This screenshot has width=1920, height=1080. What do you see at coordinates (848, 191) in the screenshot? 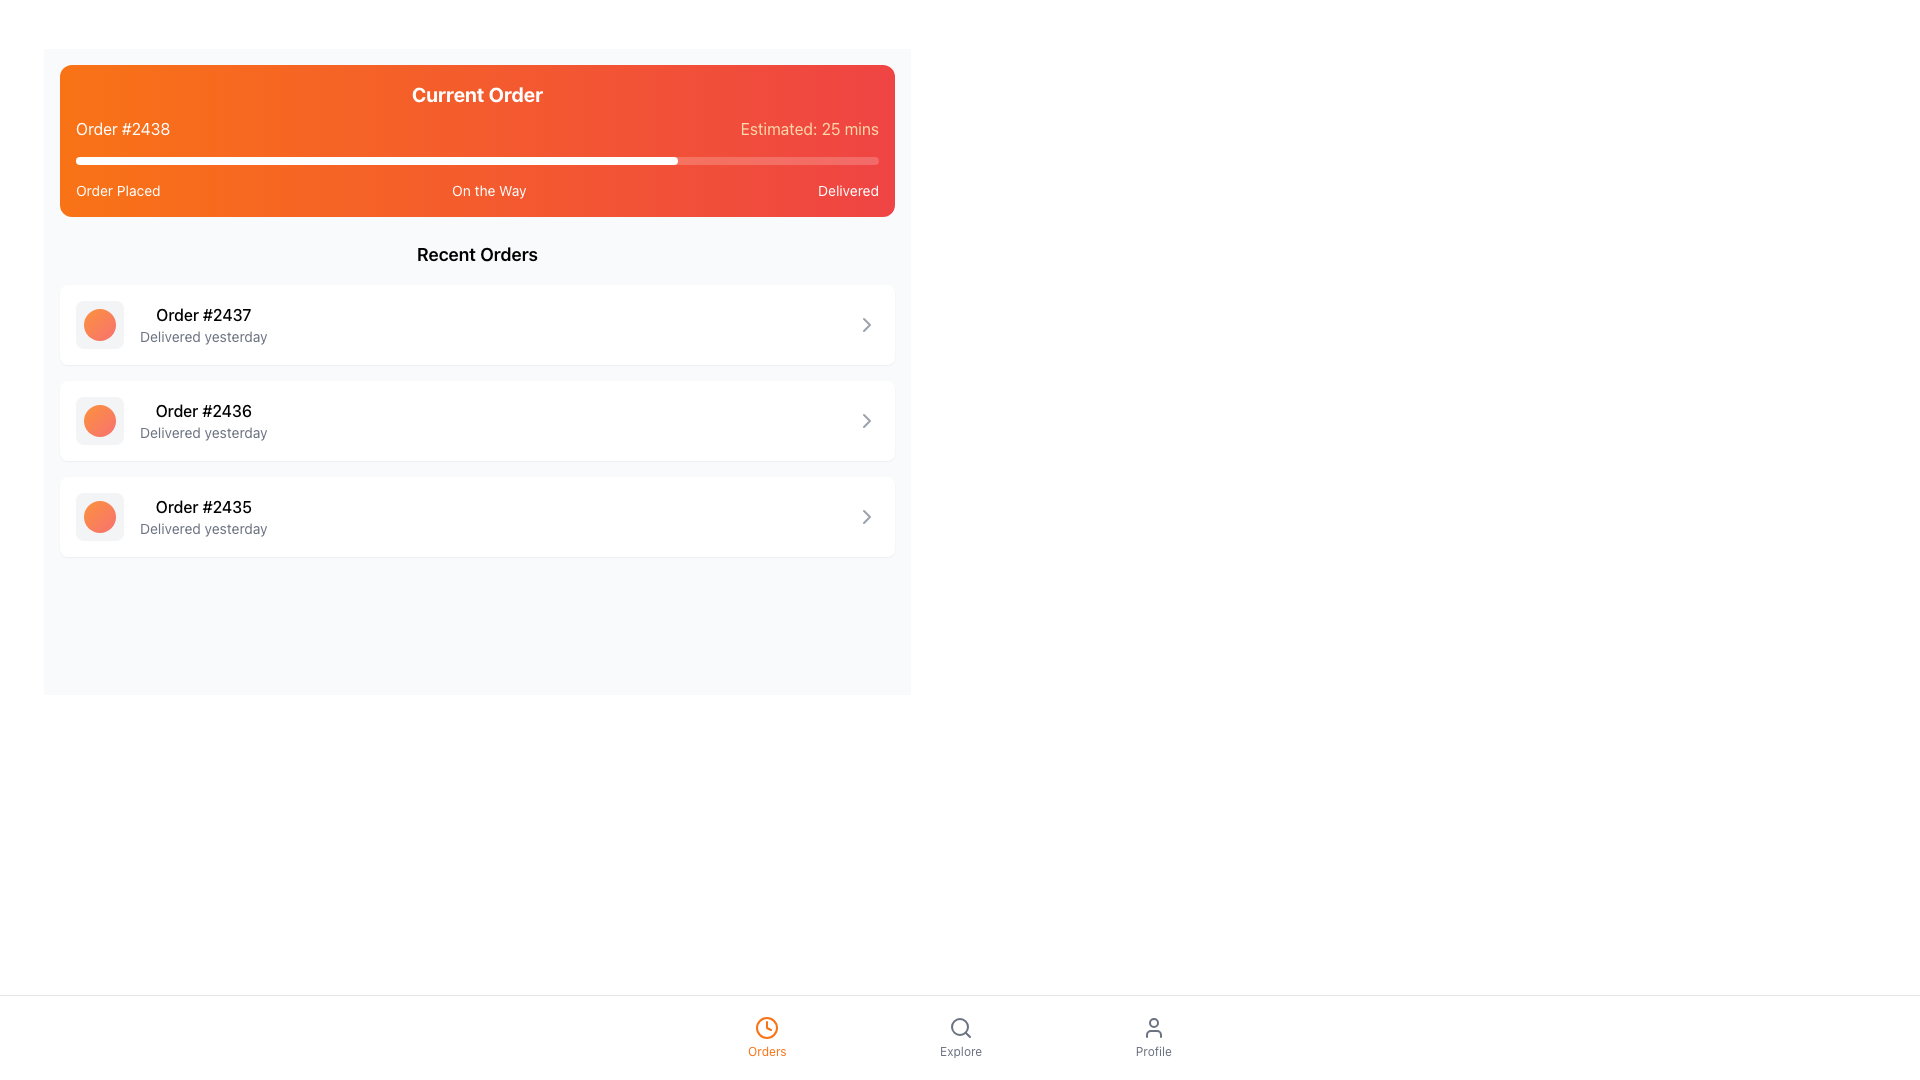
I see `the text label displaying 'Delivered' in white on a red background, indicating the delivery status, which is the third item in the top horizontal layout` at bounding box center [848, 191].